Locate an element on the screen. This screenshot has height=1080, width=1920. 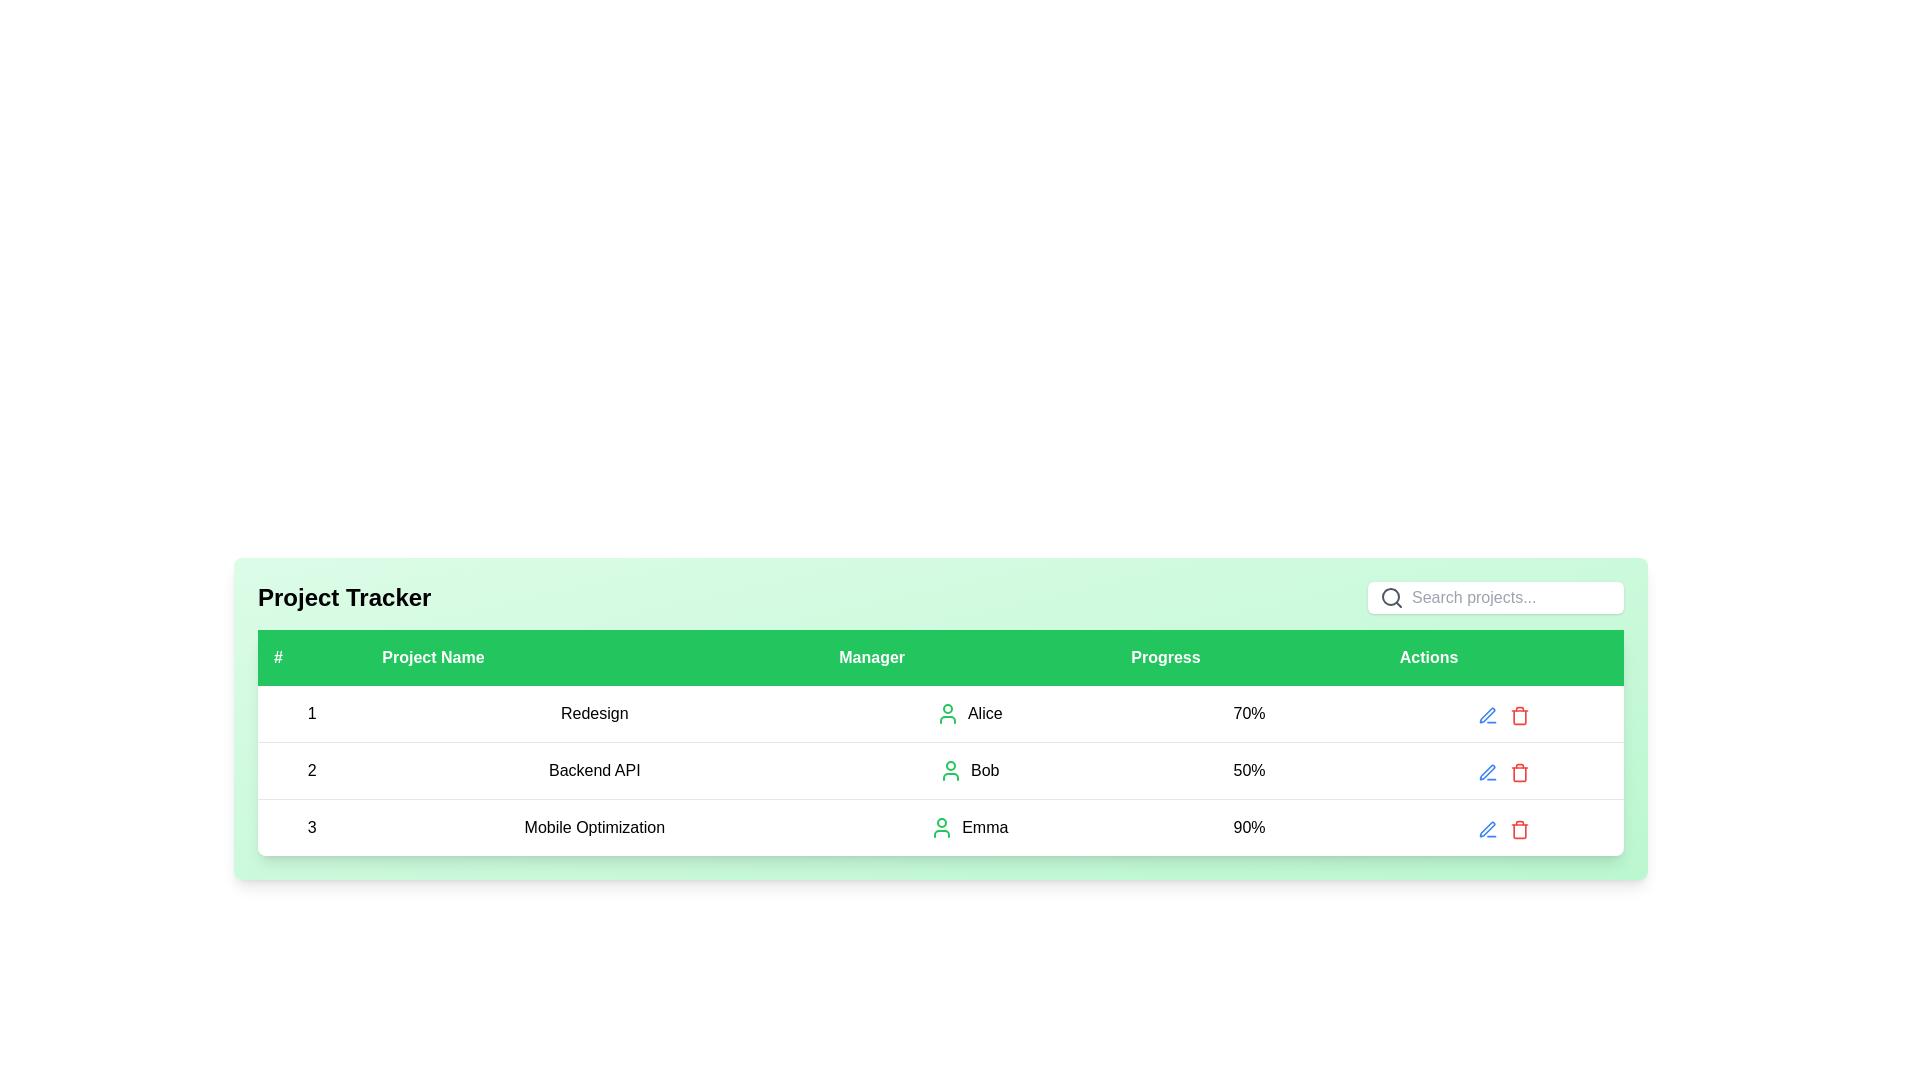
the text label displaying '70%' in the 'Progress' column of the data table for the project 'Redesign' managed by 'Alice' is located at coordinates (1248, 713).